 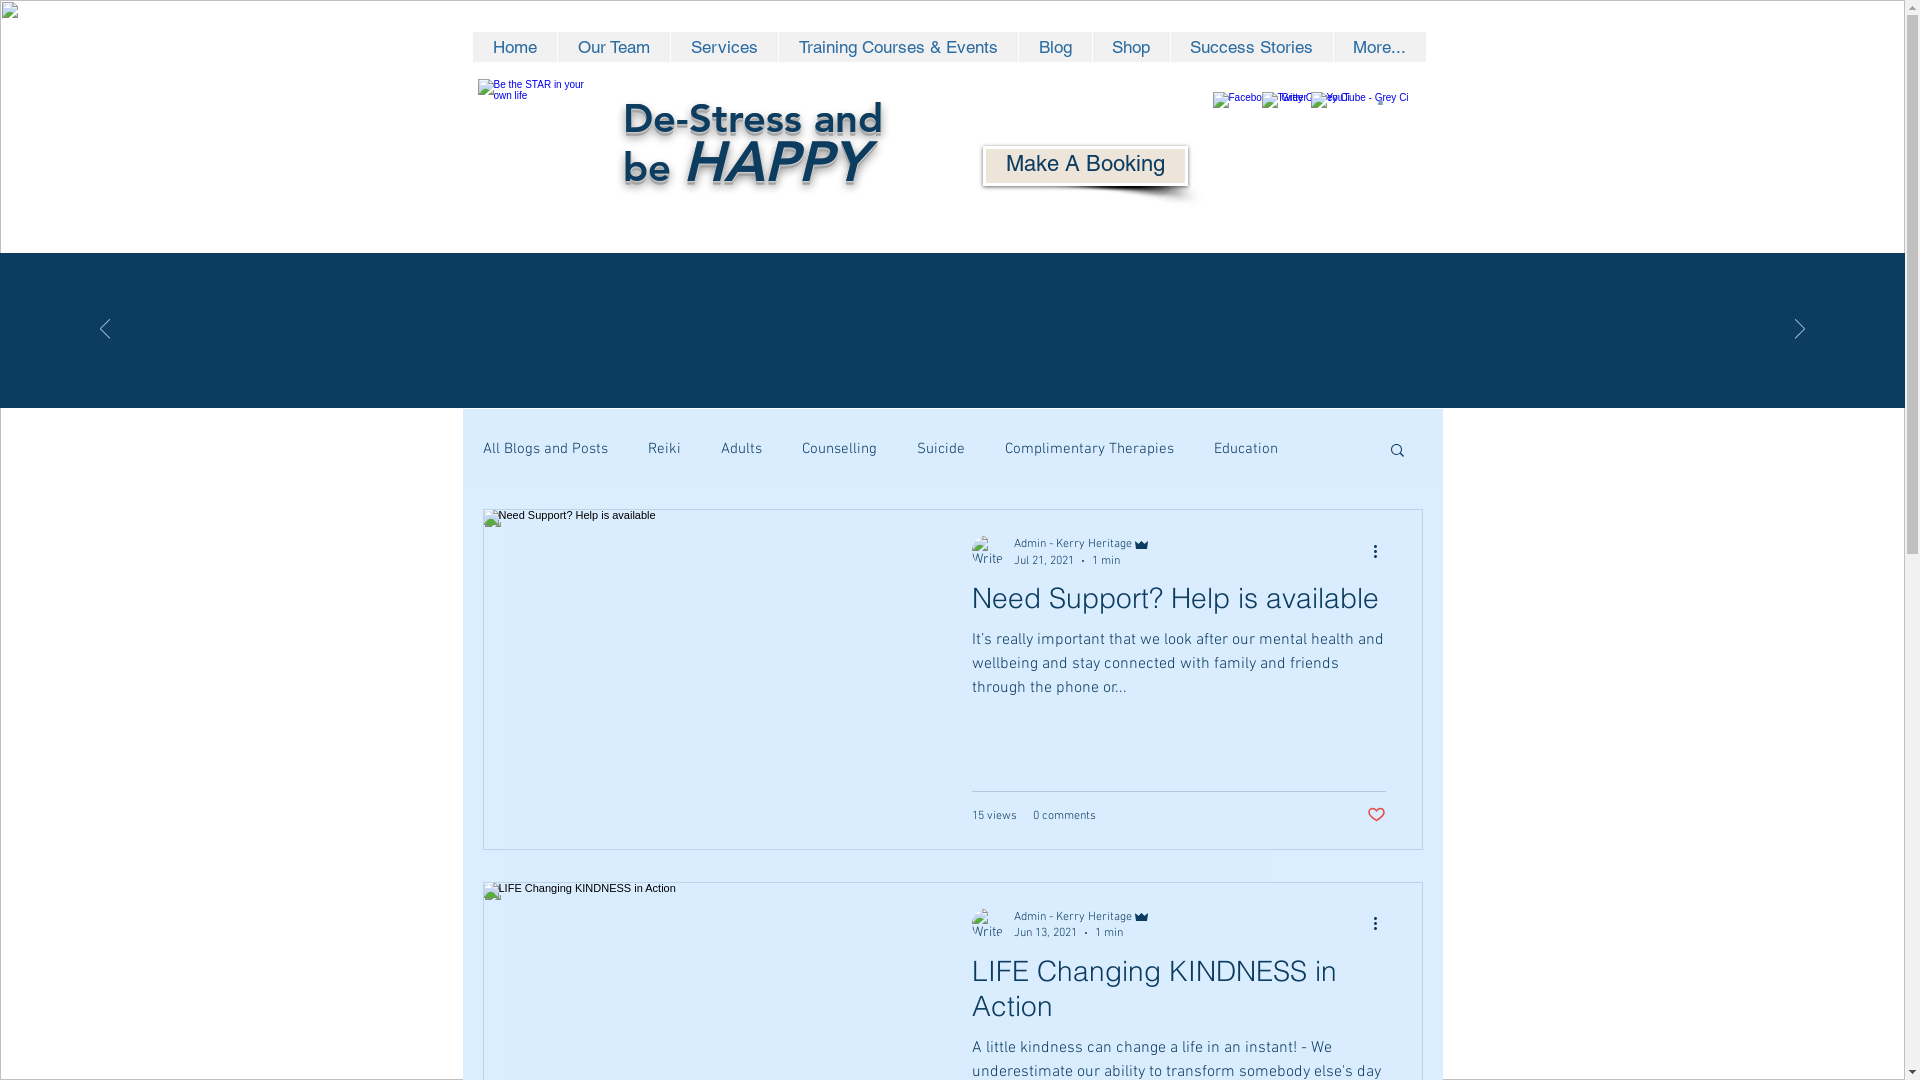 What do you see at coordinates (611, 45) in the screenshot?
I see `'Our Team'` at bounding box center [611, 45].